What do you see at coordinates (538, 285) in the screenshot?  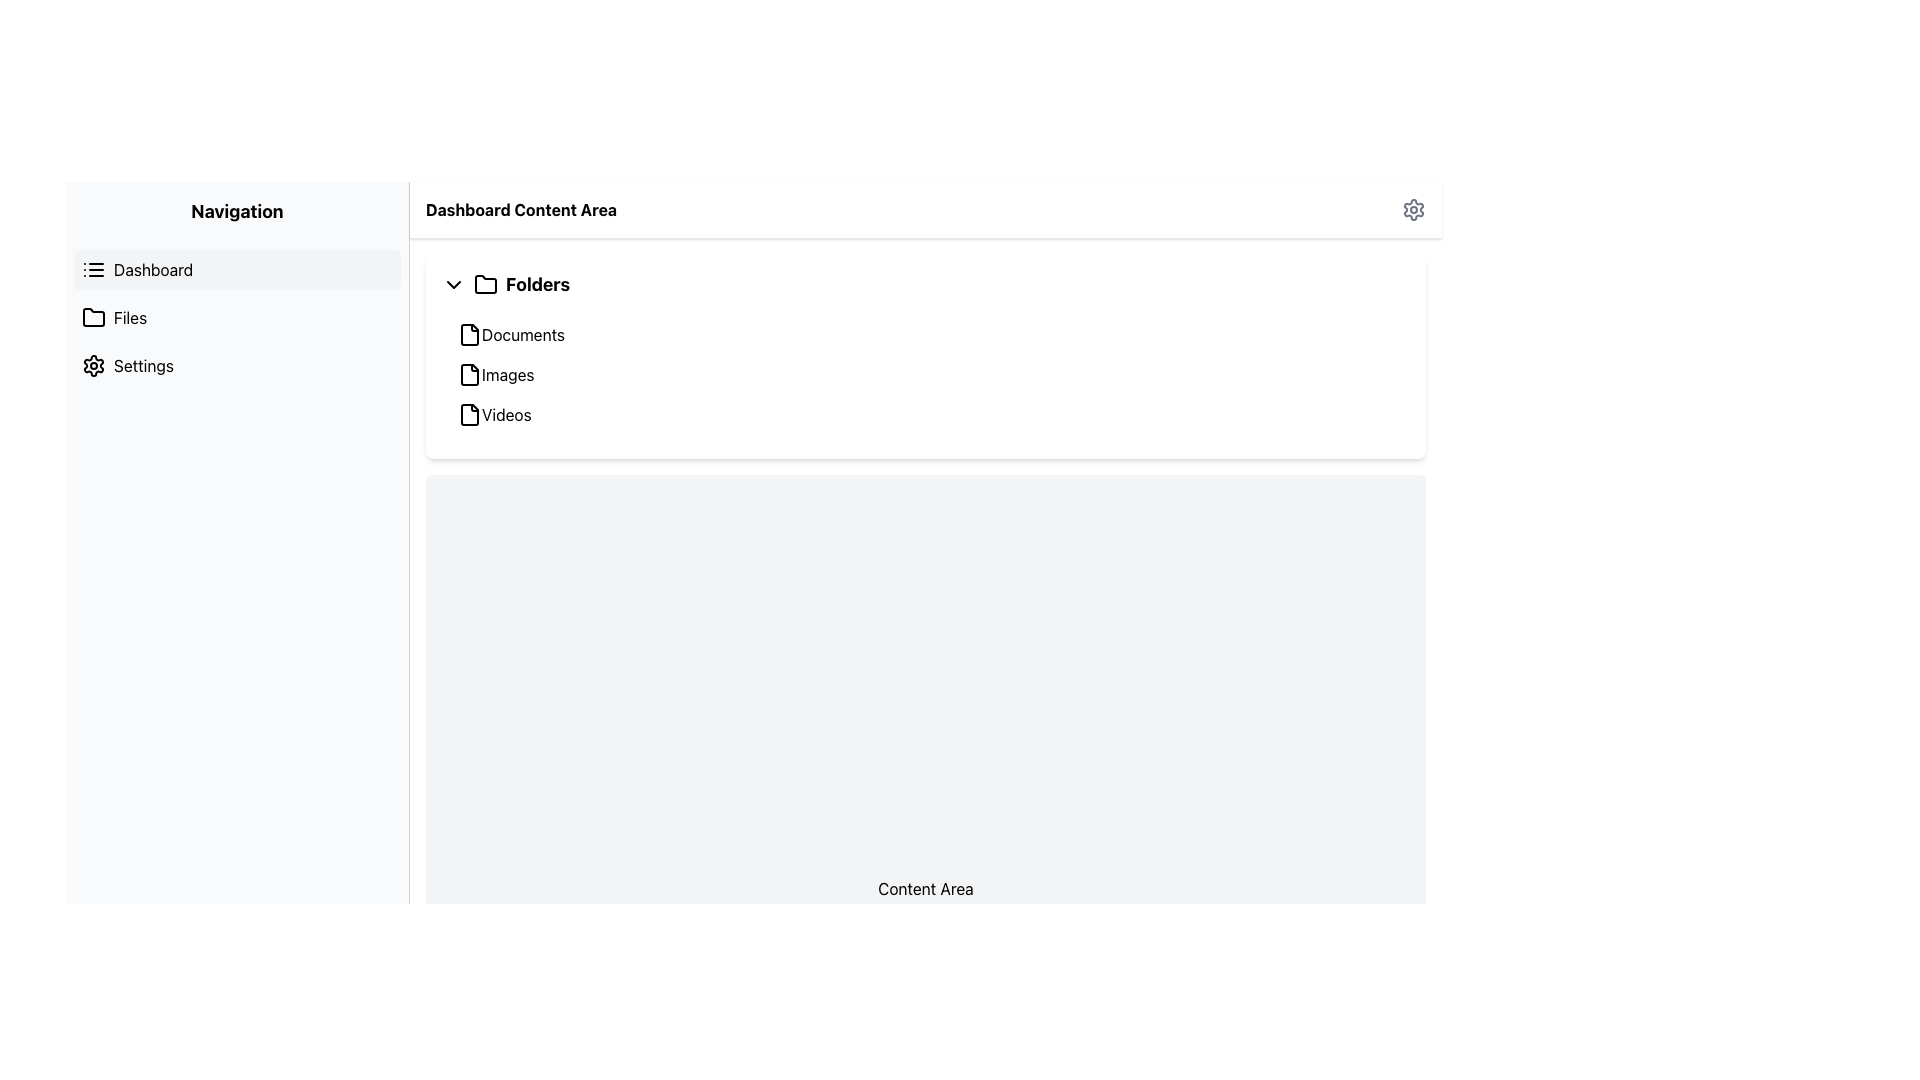 I see `title of the 'Folders' label, which is displayed in bold black font within the folder navigation structure, located below the 'Dashboard Content Area' heading` at bounding box center [538, 285].